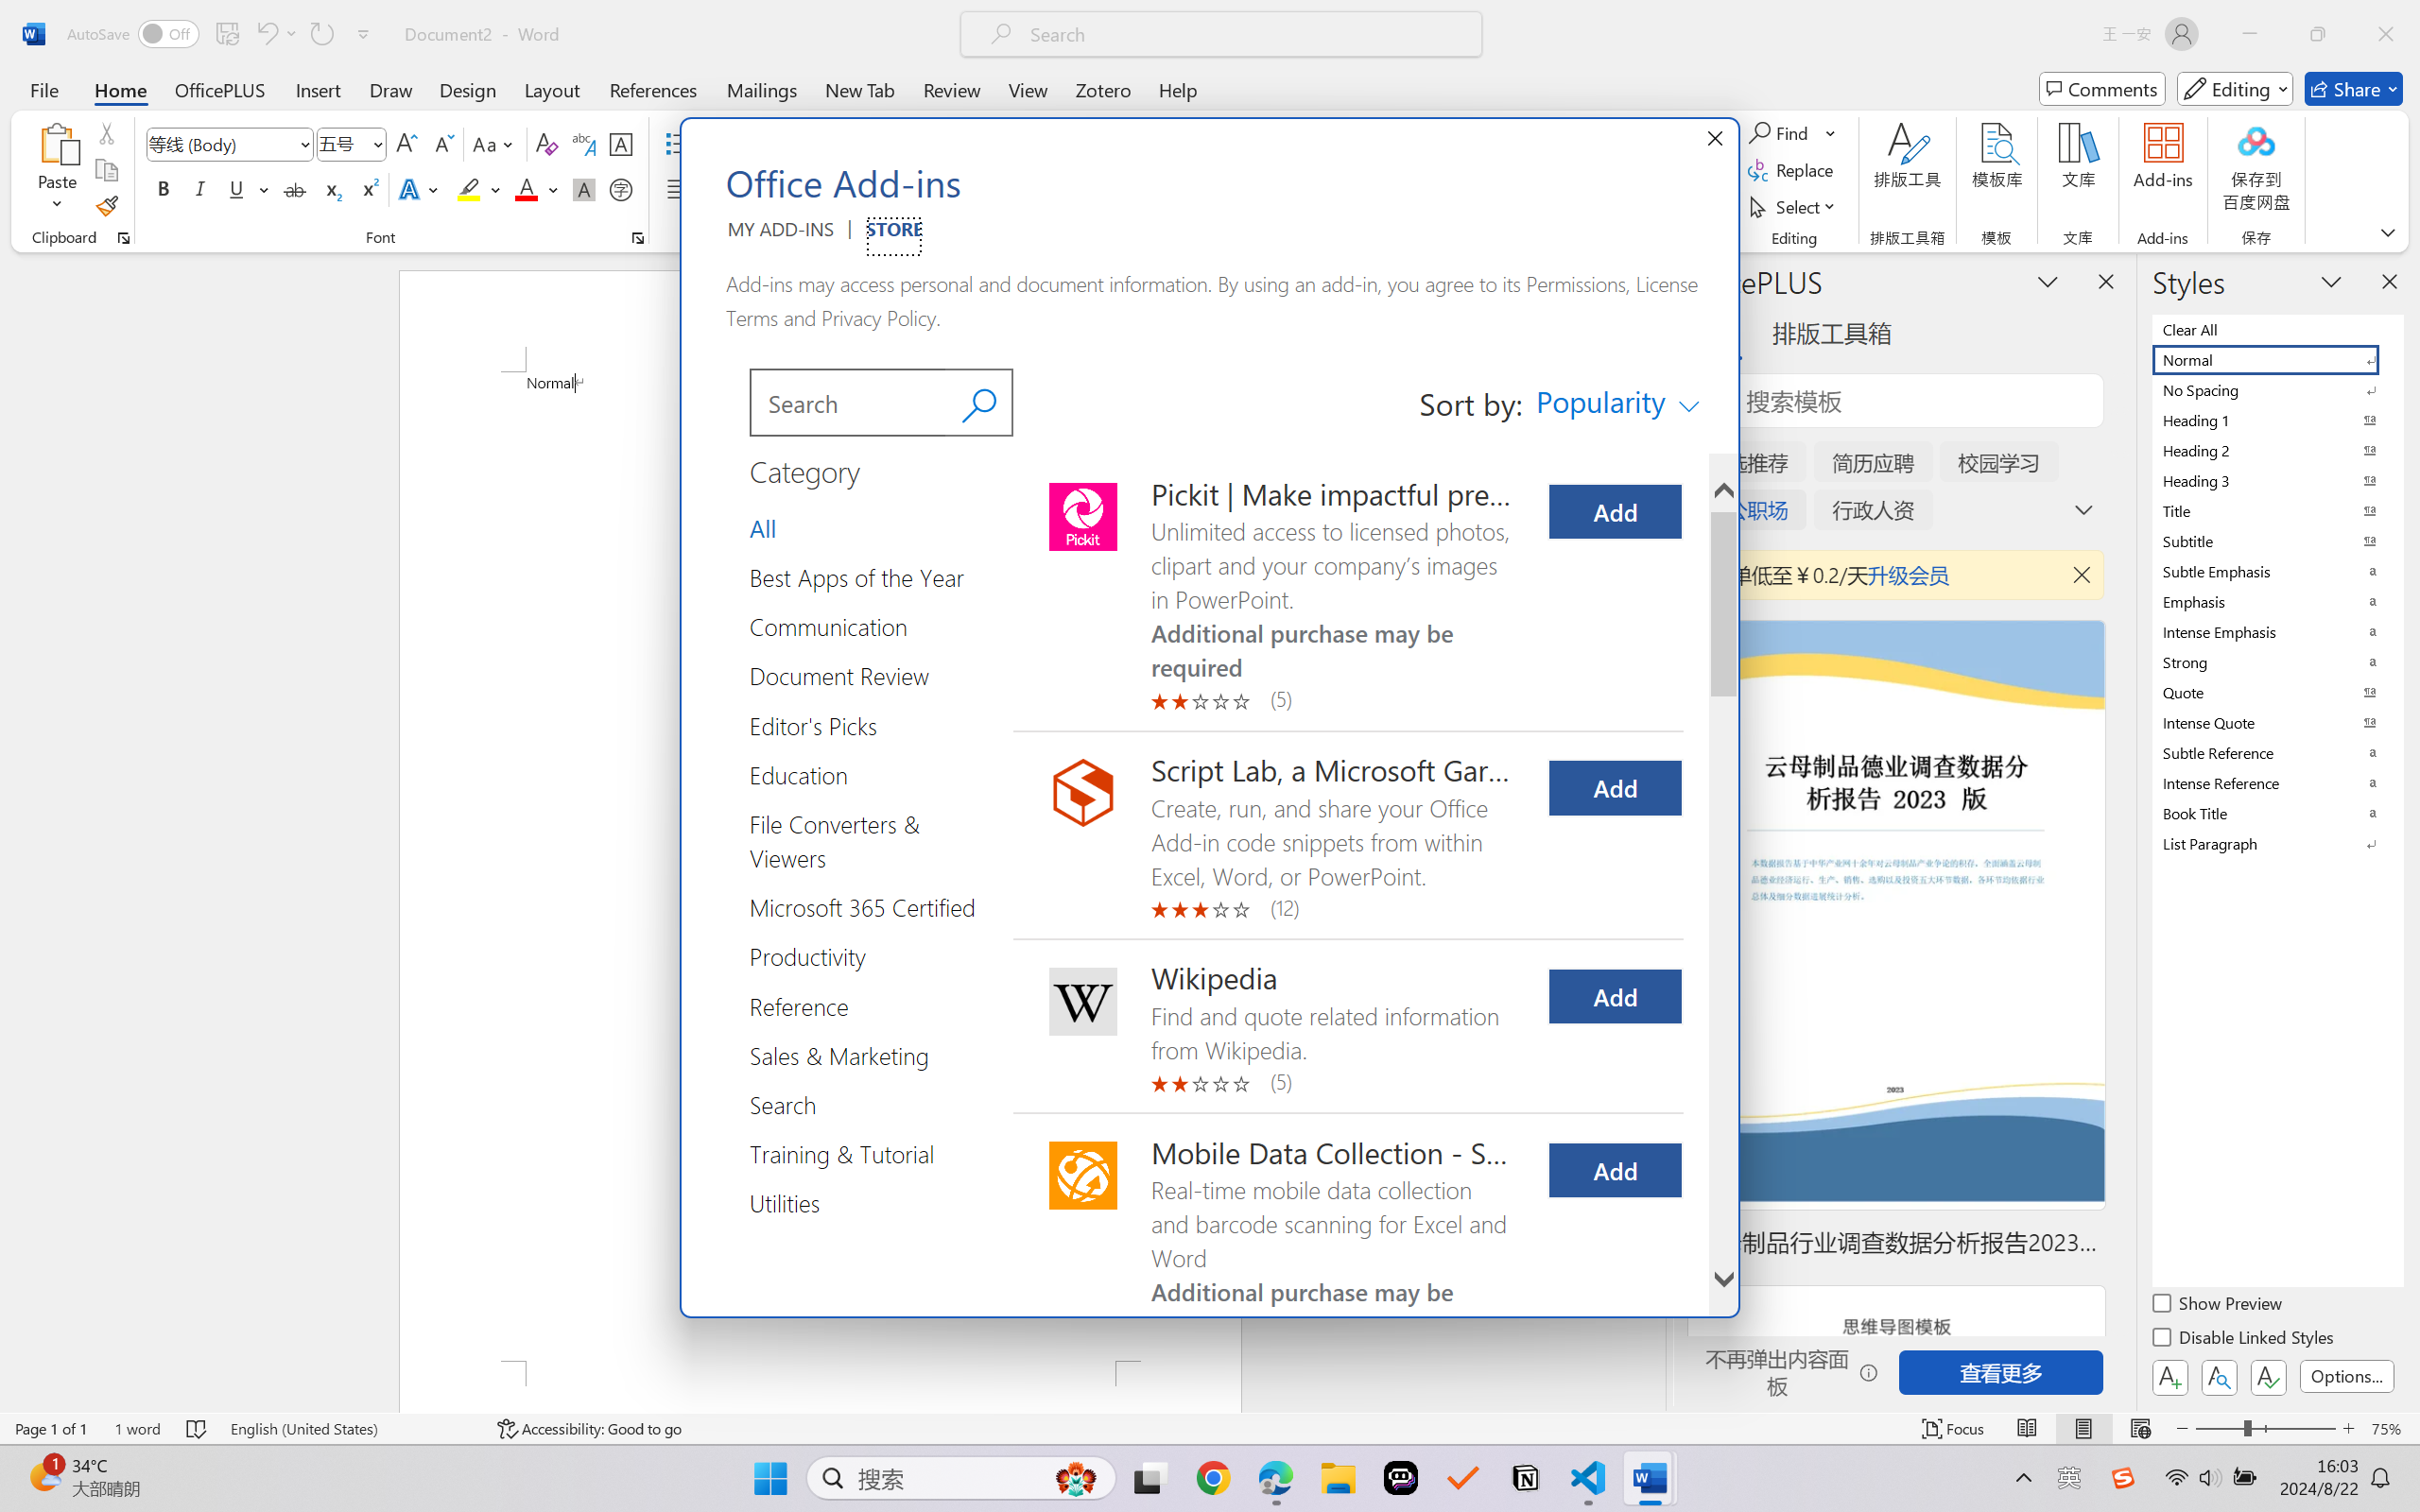  What do you see at coordinates (199, 188) in the screenshot?
I see `'Italic'` at bounding box center [199, 188].